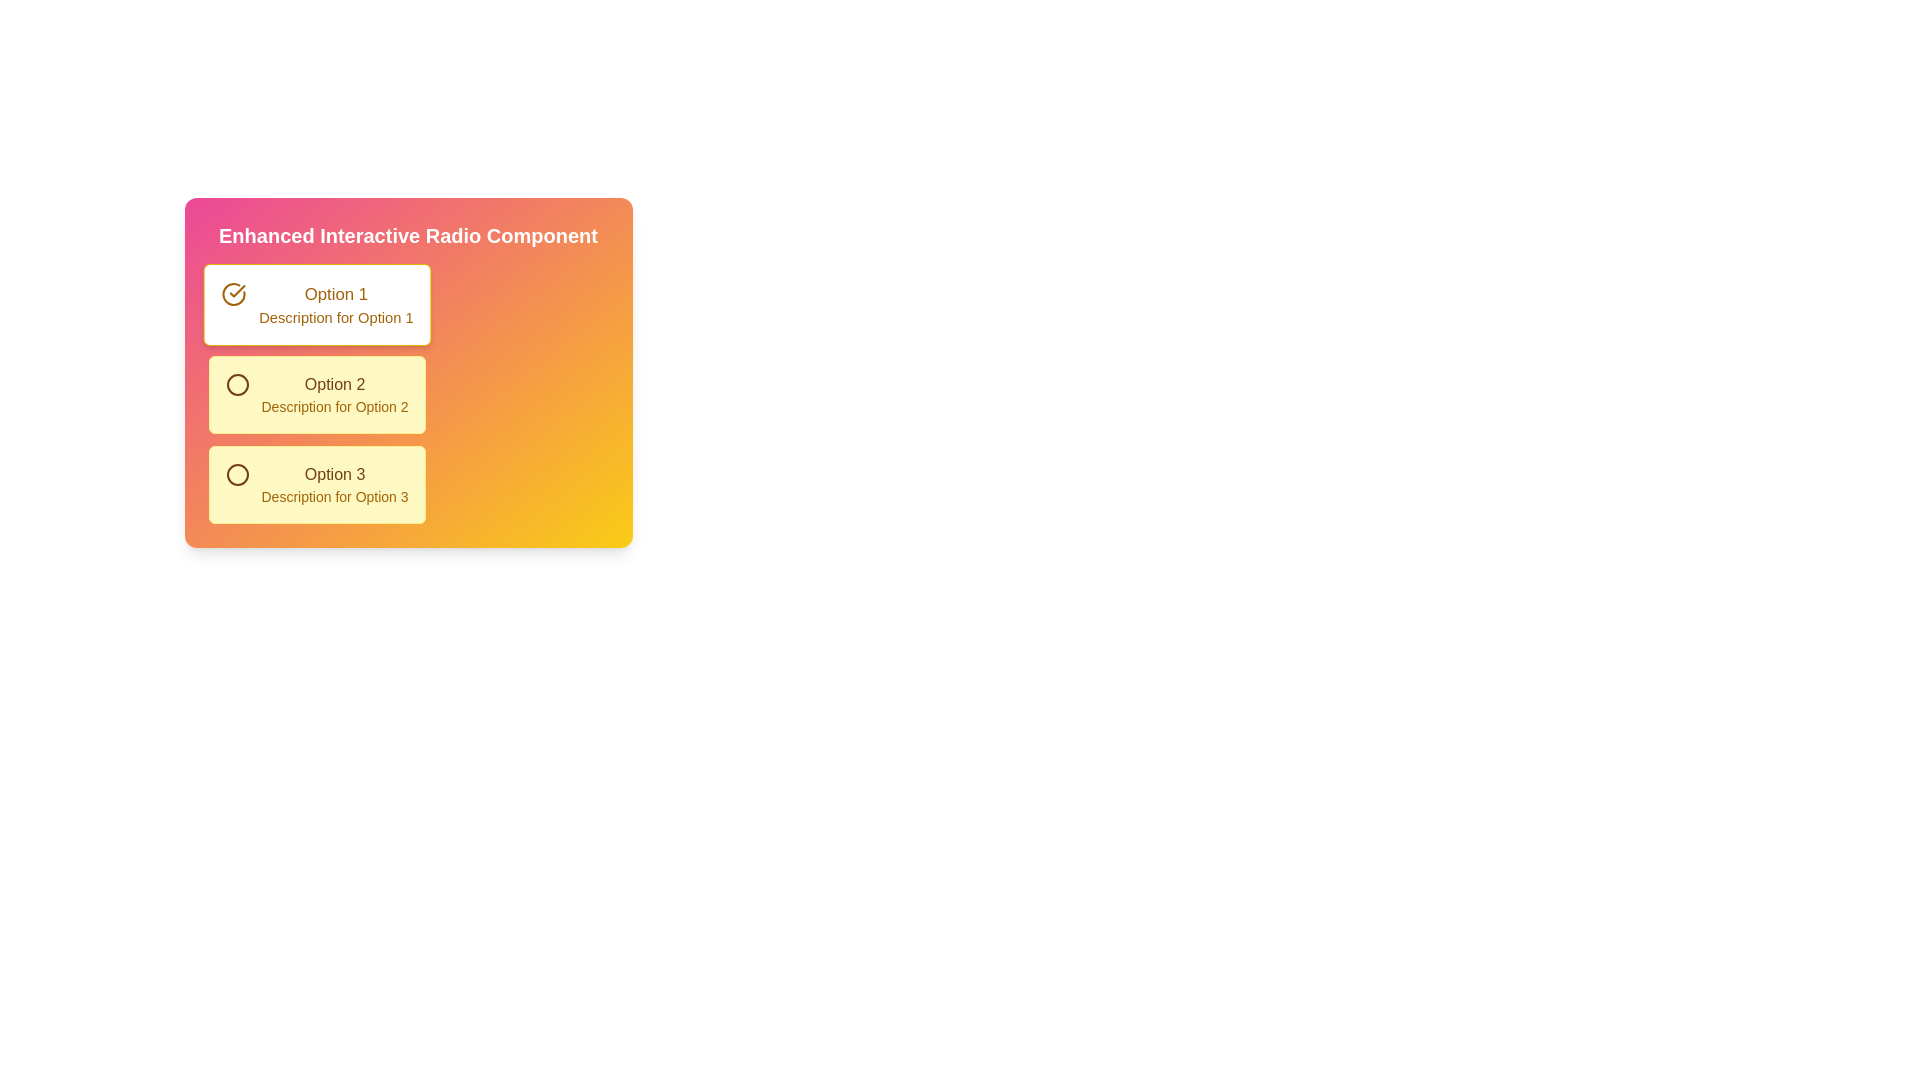  I want to click on the text label that provides descriptive information about 'Option 2', which is centrally located under the 'Option 2' text in the second selectable option box, so click(335, 406).